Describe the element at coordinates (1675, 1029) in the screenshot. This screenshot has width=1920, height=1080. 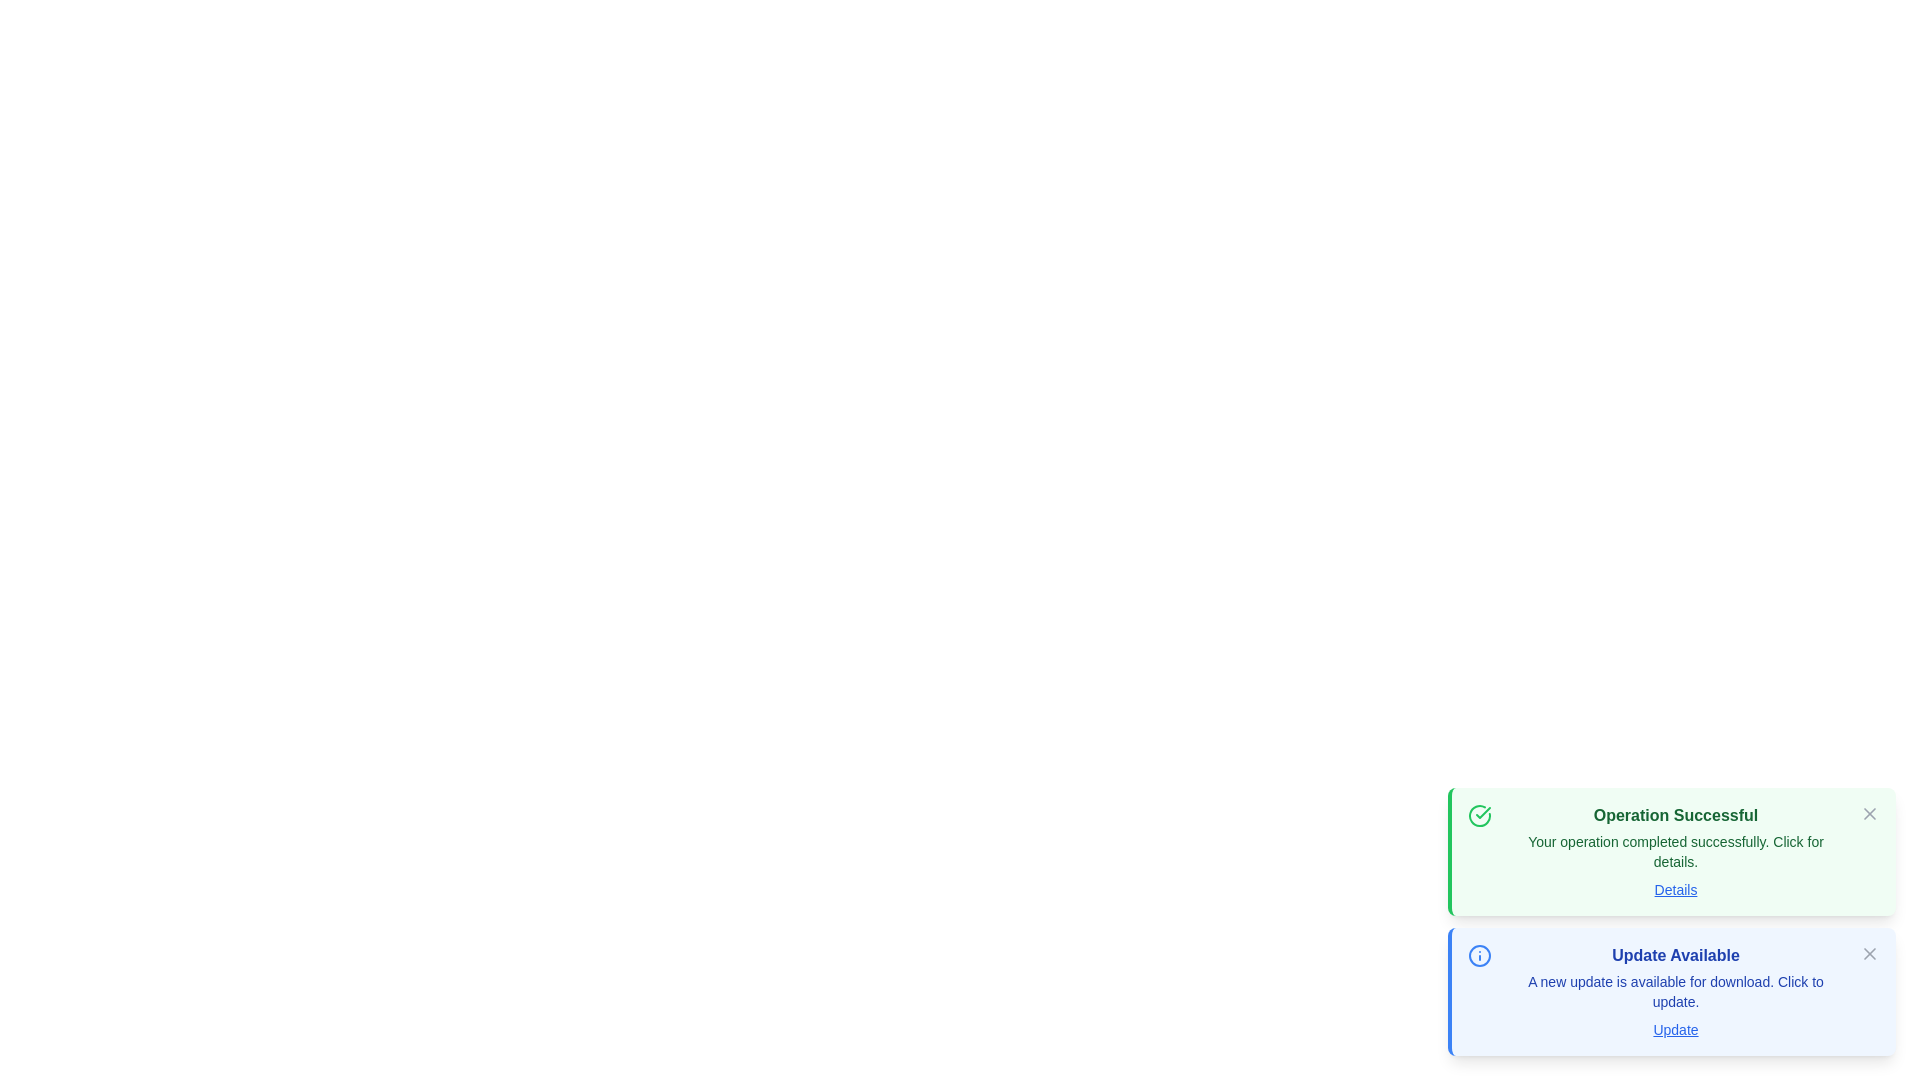
I see `the blue underlined hyperlink labeled 'Update' located in the notification box titled 'Update Available' in the bottom-right quadrant of the interface` at that location.